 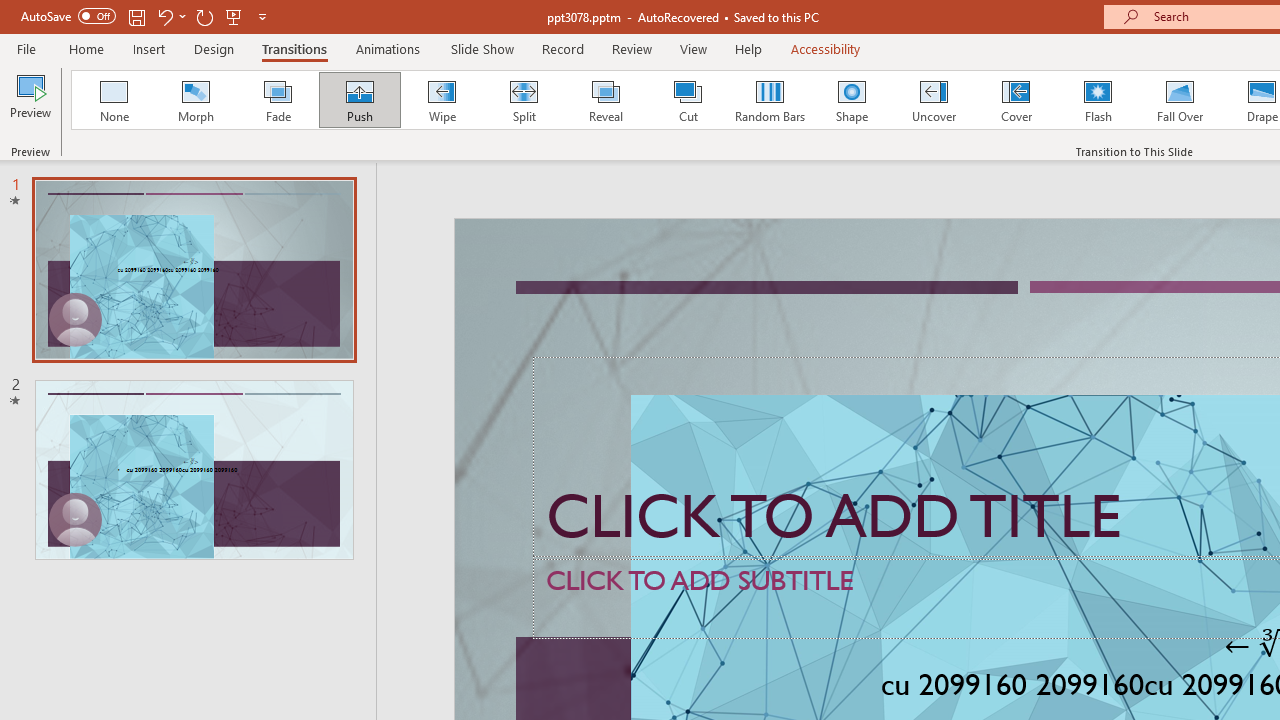 What do you see at coordinates (604, 100) in the screenshot?
I see `'Reveal'` at bounding box center [604, 100].